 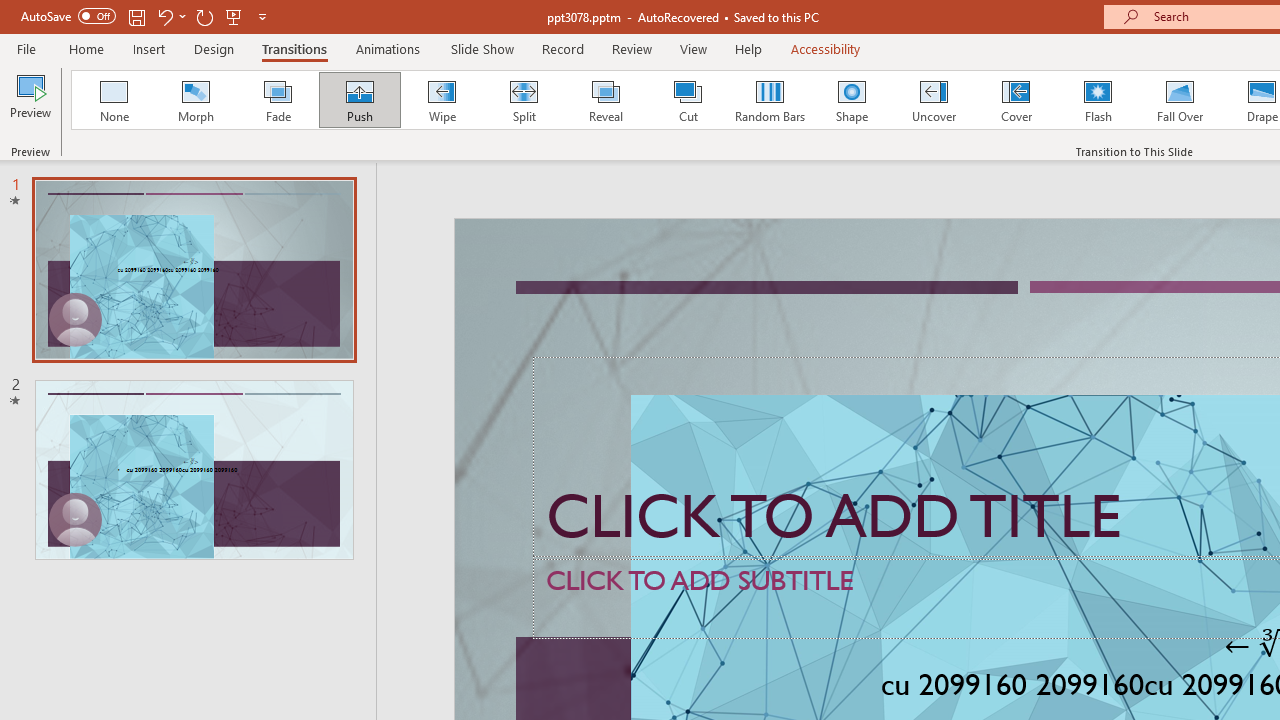 What do you see at coordinates (604, 100) in the screenshot?
I see `'Reveal'` at bounding box center [604, 100].